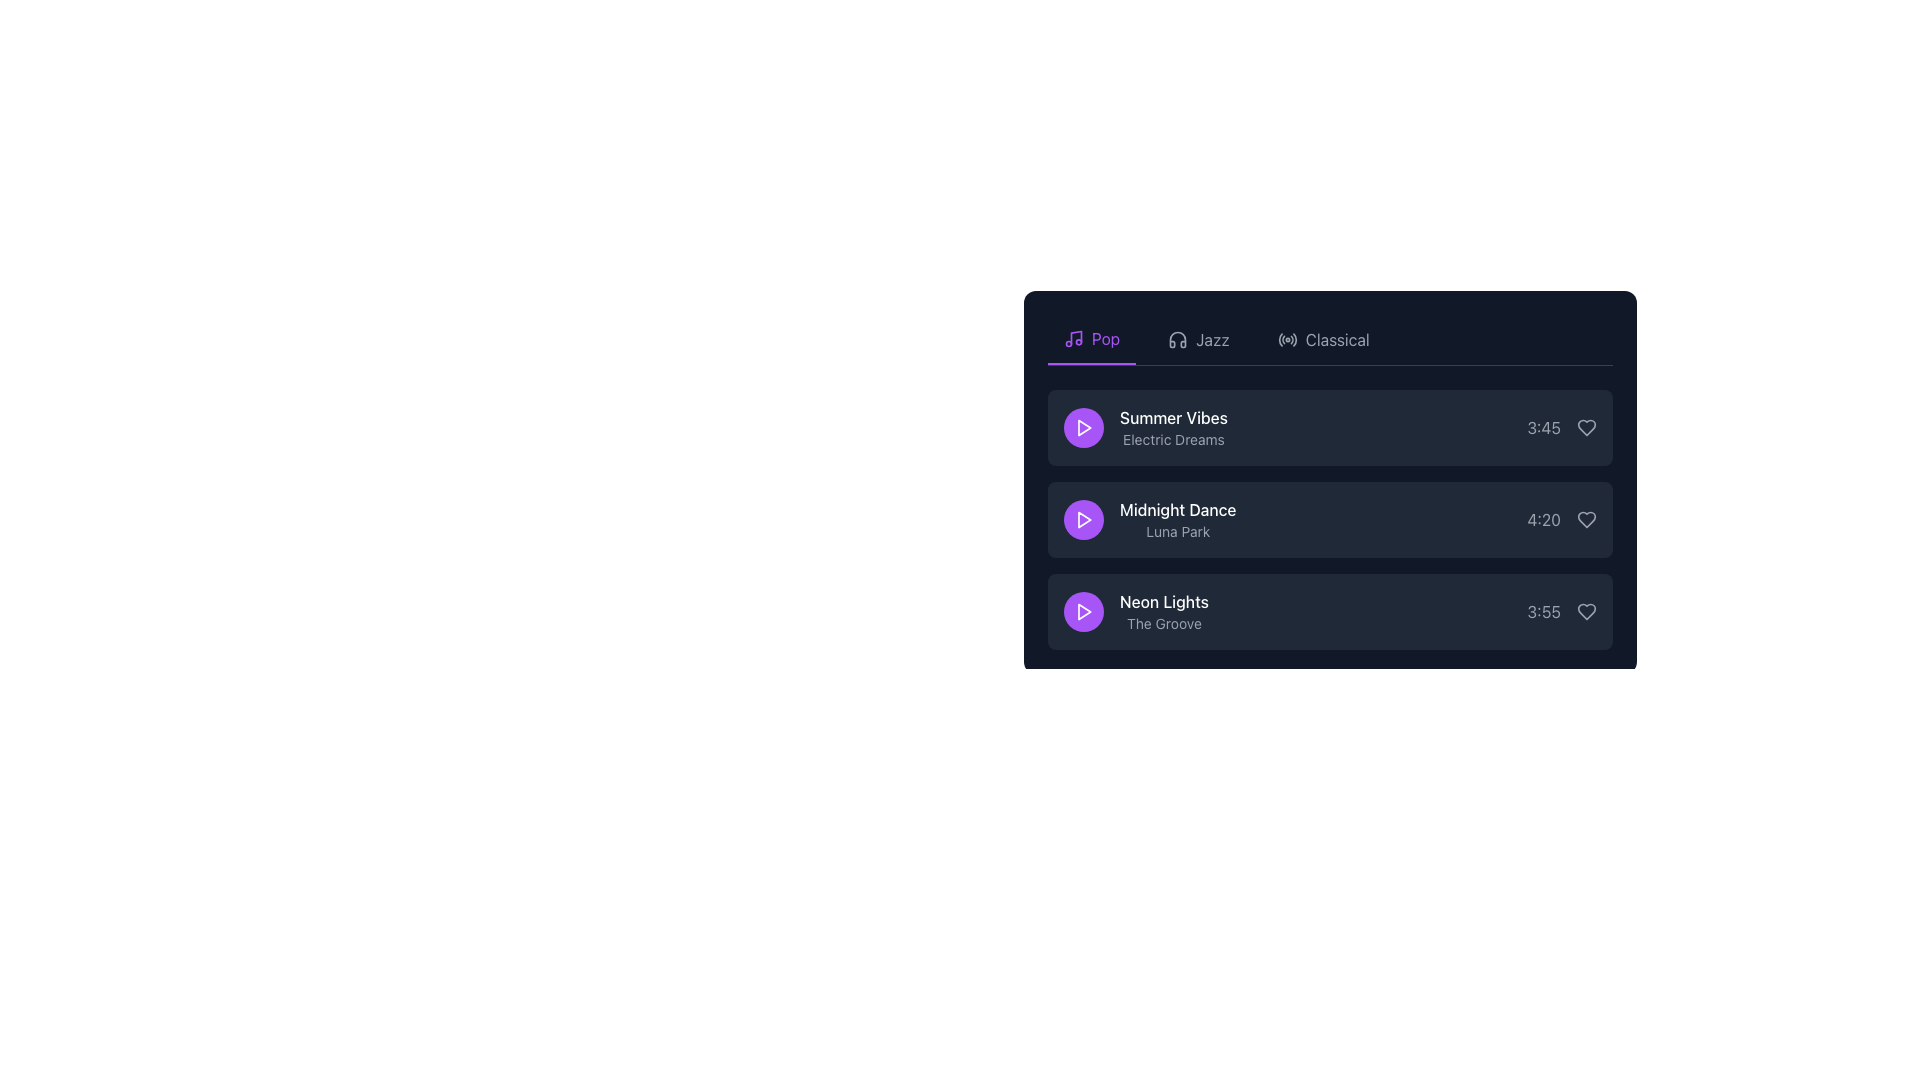 This screenshot has height=1080, width=1920. I want to click on the radio wave icon located in the third slot of the top navigation bar, so click(1287, 338).